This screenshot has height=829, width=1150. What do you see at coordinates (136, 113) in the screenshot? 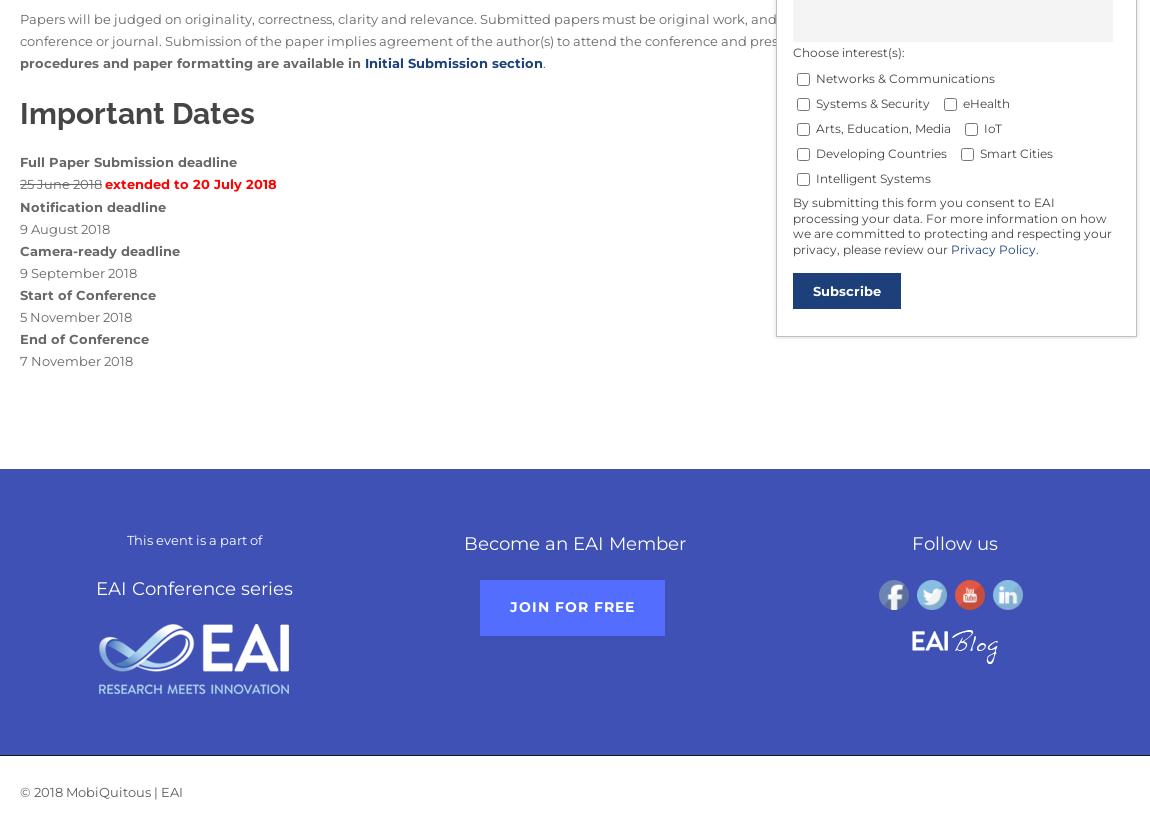
I see `'Important Dates'` at bounding box center [136, 113].